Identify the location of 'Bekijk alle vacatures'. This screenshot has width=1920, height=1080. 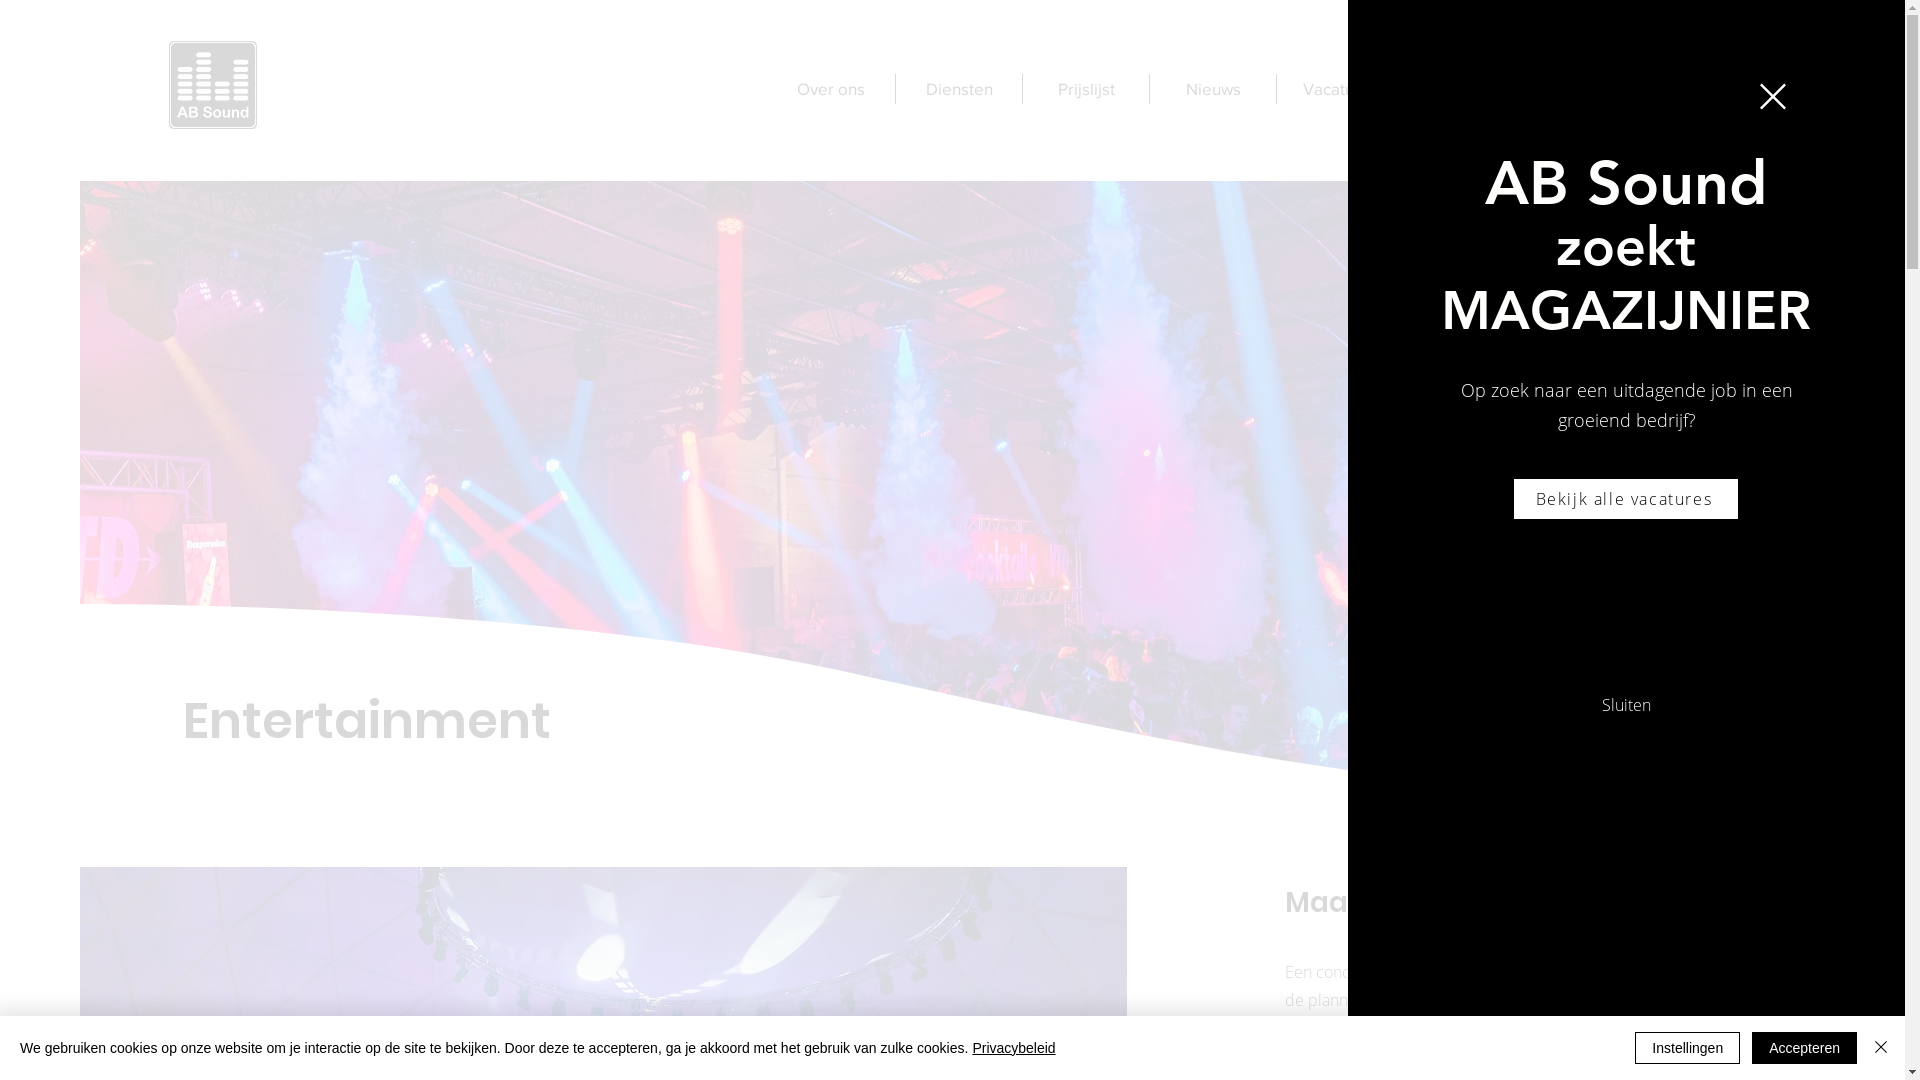
(1626, 497).